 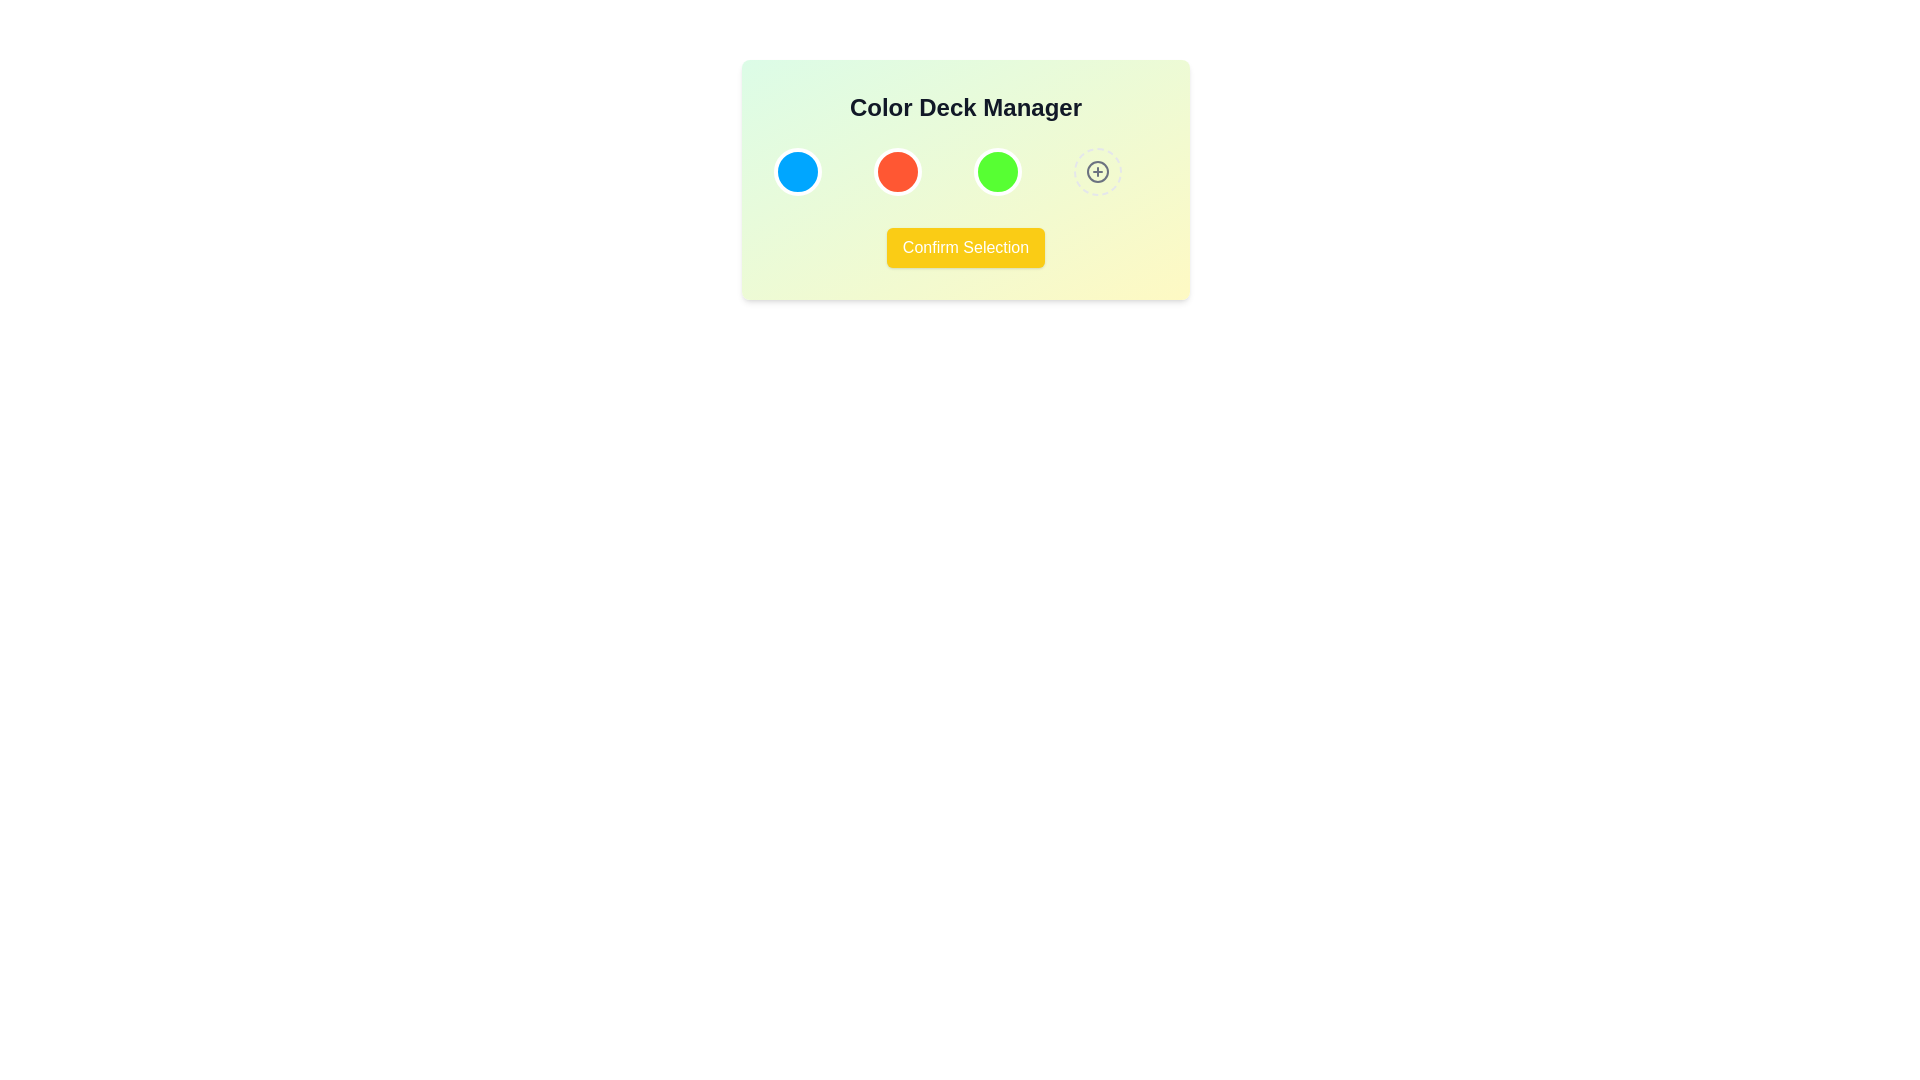 What do you see at coordinates (1097, 171) in the screenshot?
I see `the circular button icon with a plus symbol in the center to potentially display a tooltip or highlight` at bounding box center [1097, 171].